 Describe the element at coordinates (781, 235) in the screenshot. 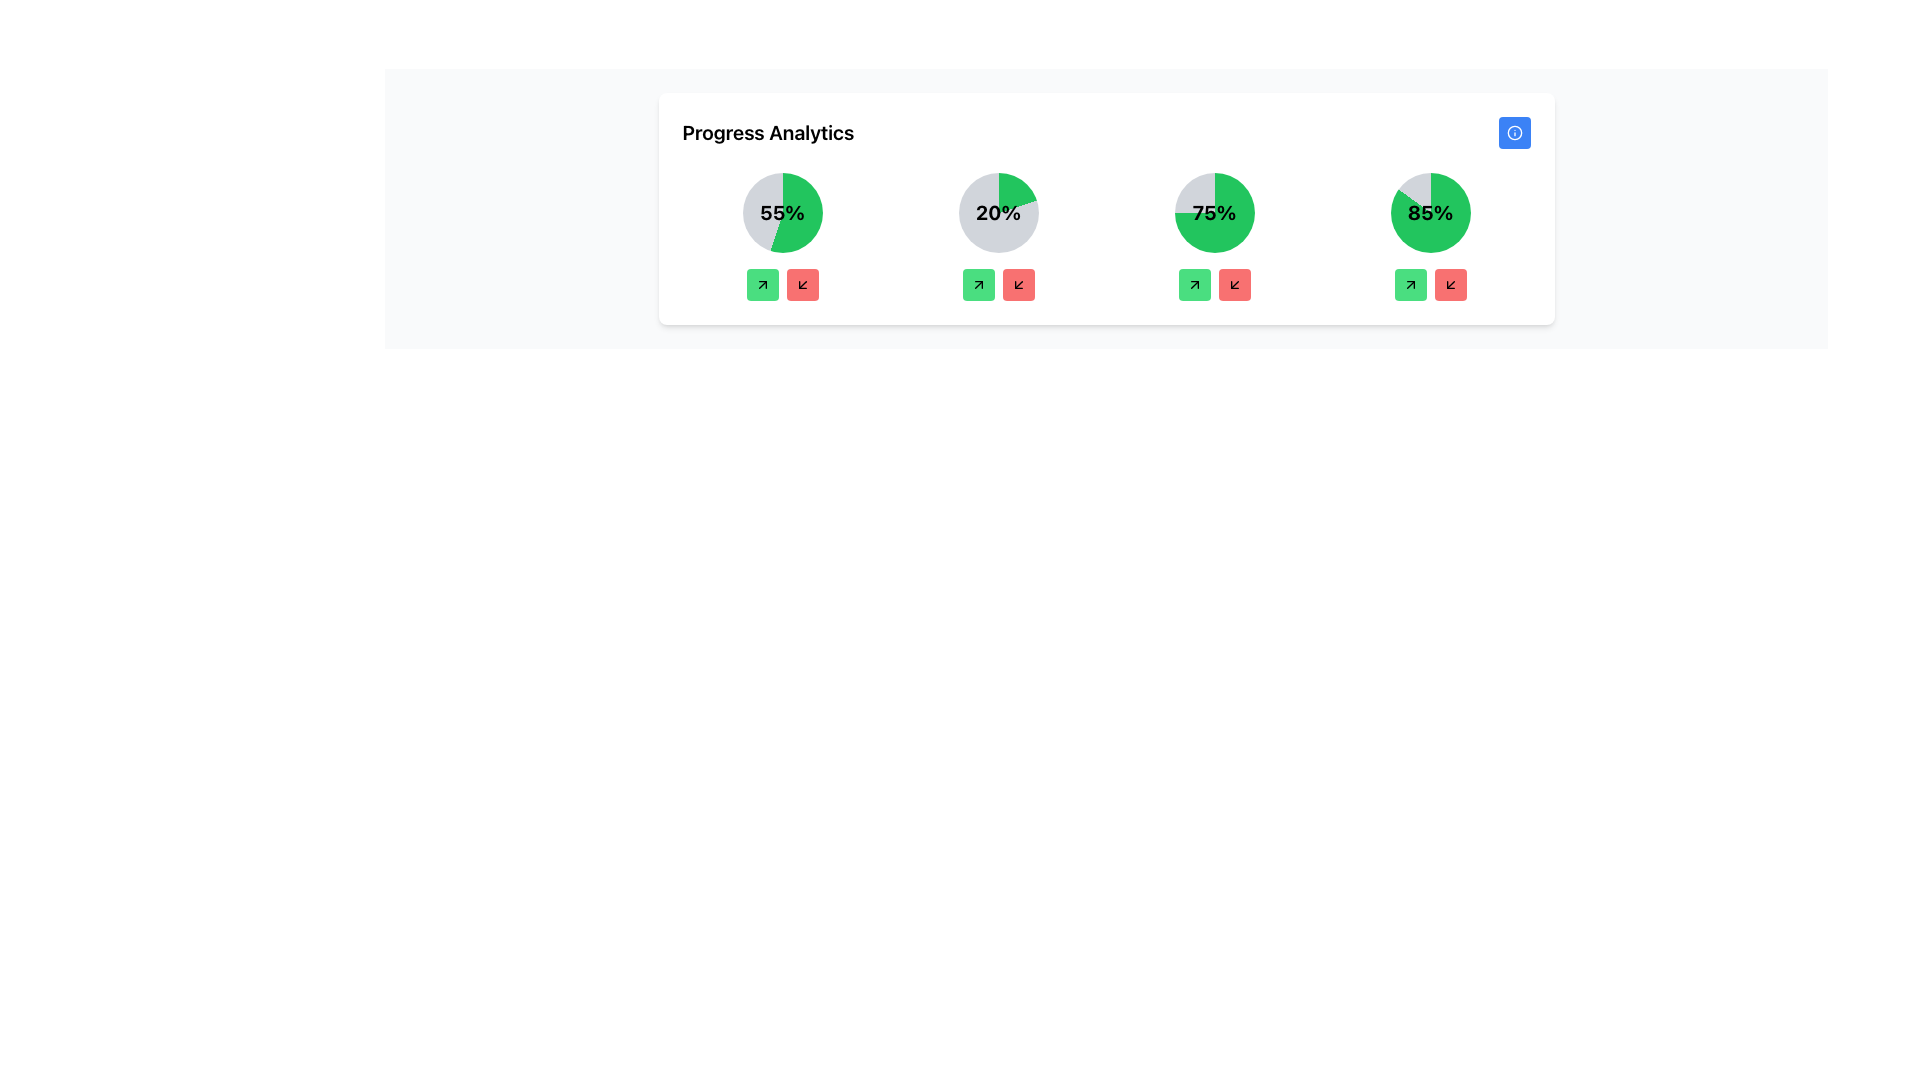

I see `the displayed percentage of the Circular Progress Indicator labeled '55%' located at the top-left corner of its group` at that location.